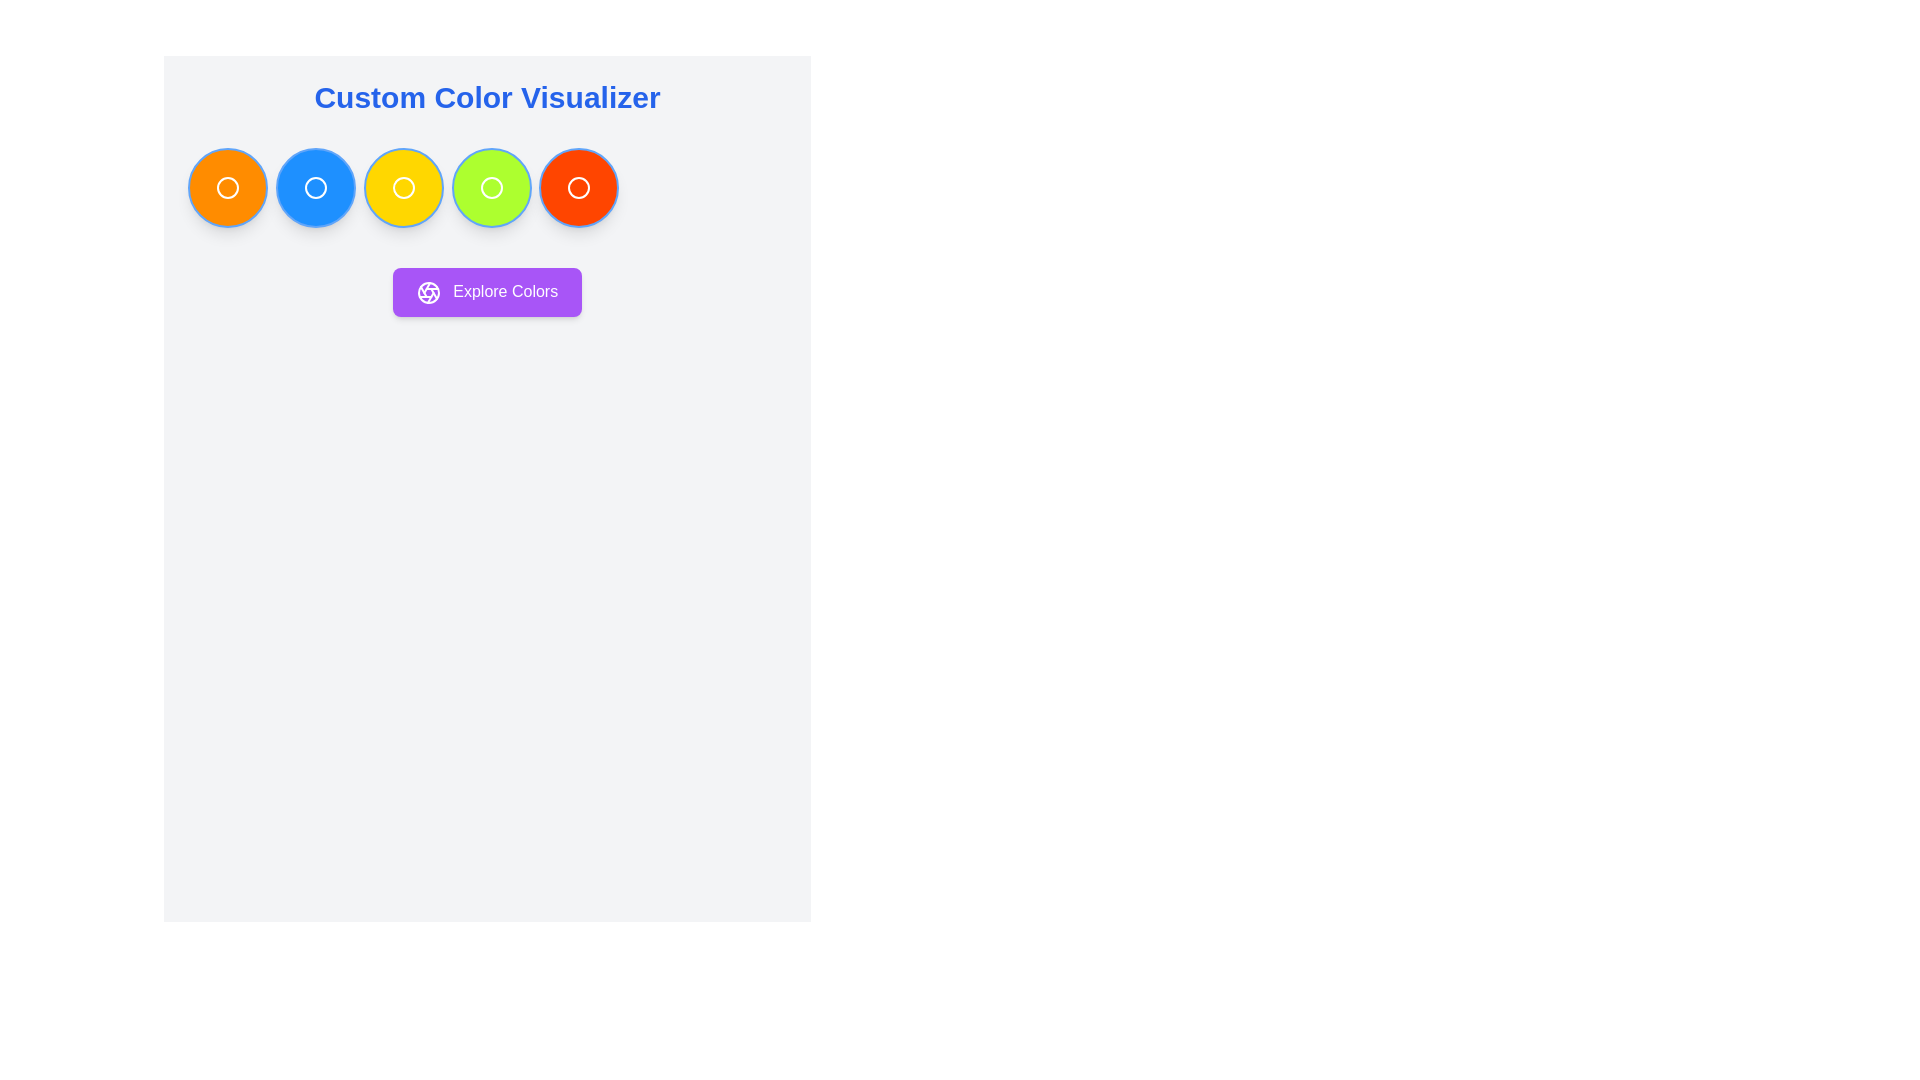  What do you see at coordinates (227, 188) in the screenshot?
I see `the circular button with an orange background and blue border, located below the heading 'Custom Color Visualizer'` at bounding box center [227, 188].